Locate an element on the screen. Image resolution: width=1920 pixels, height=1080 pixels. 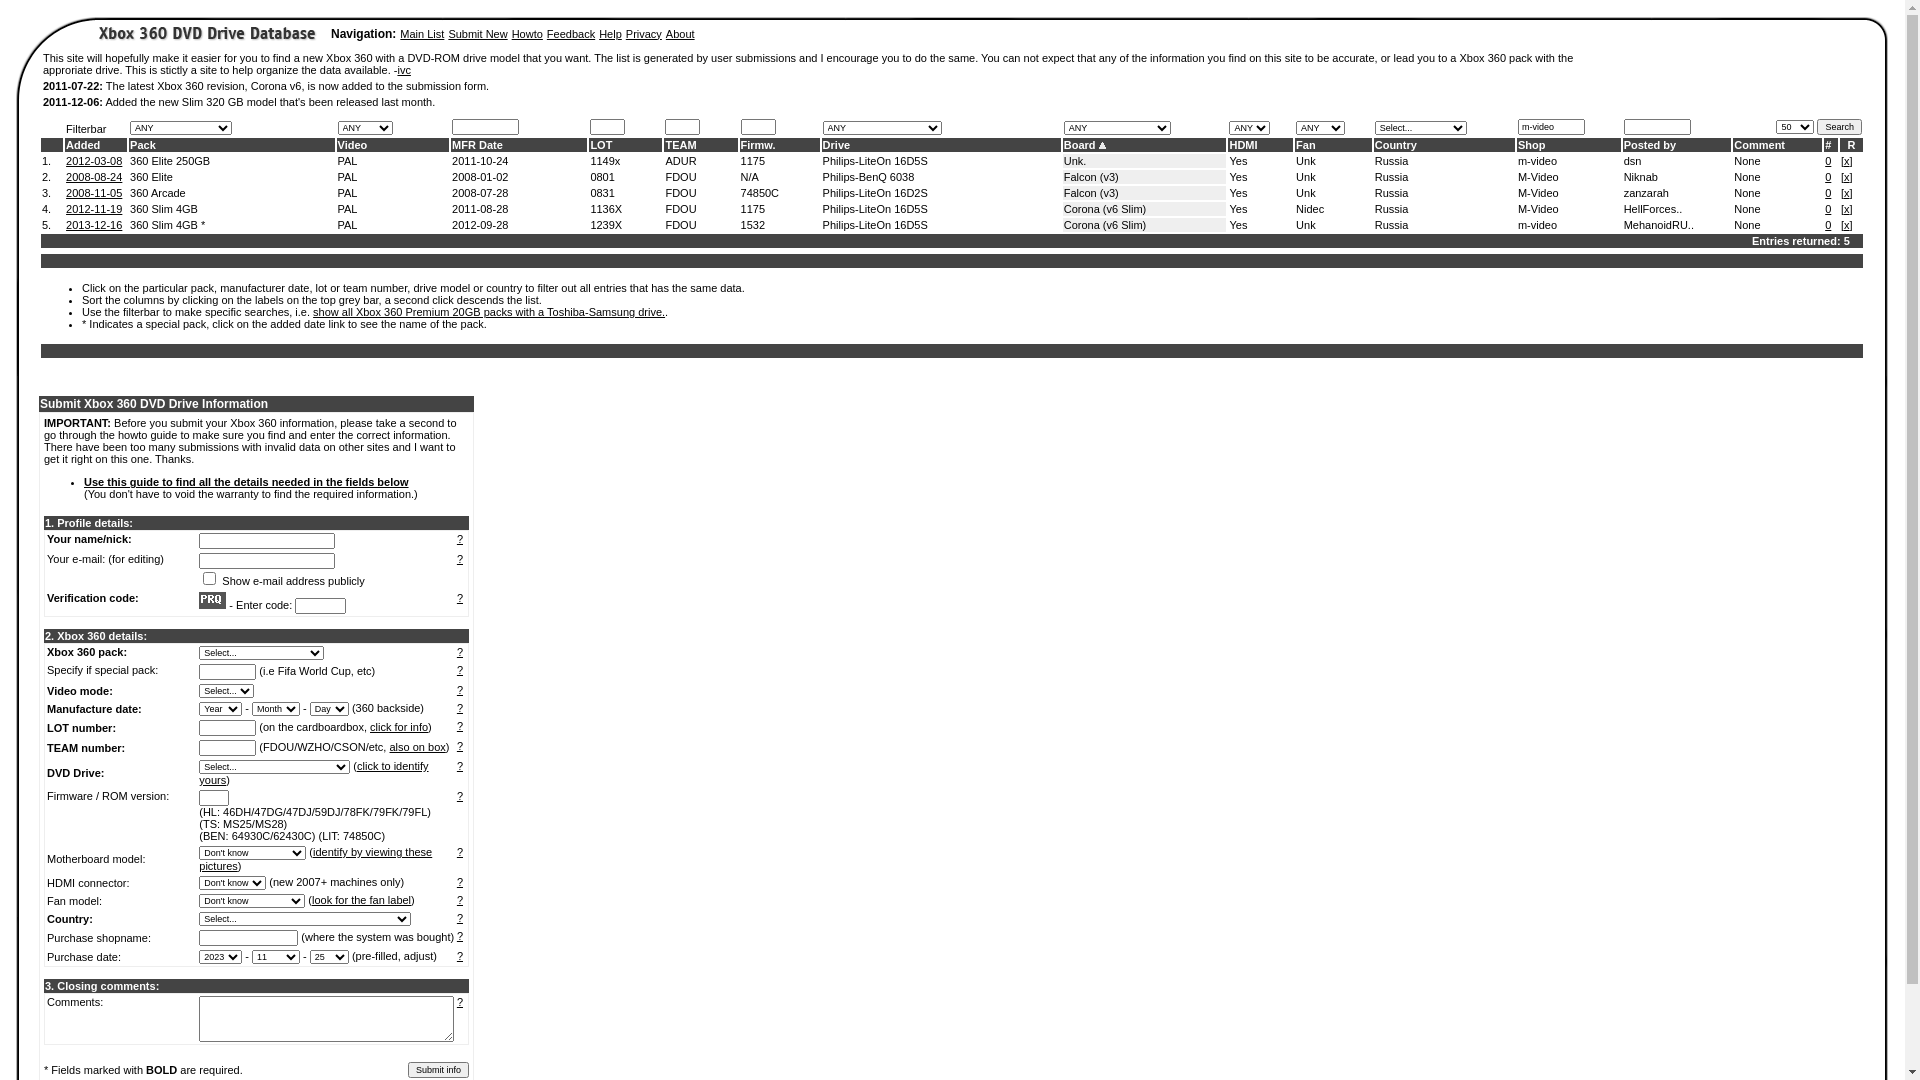
'Howto' is located at coordinates (527, 34).